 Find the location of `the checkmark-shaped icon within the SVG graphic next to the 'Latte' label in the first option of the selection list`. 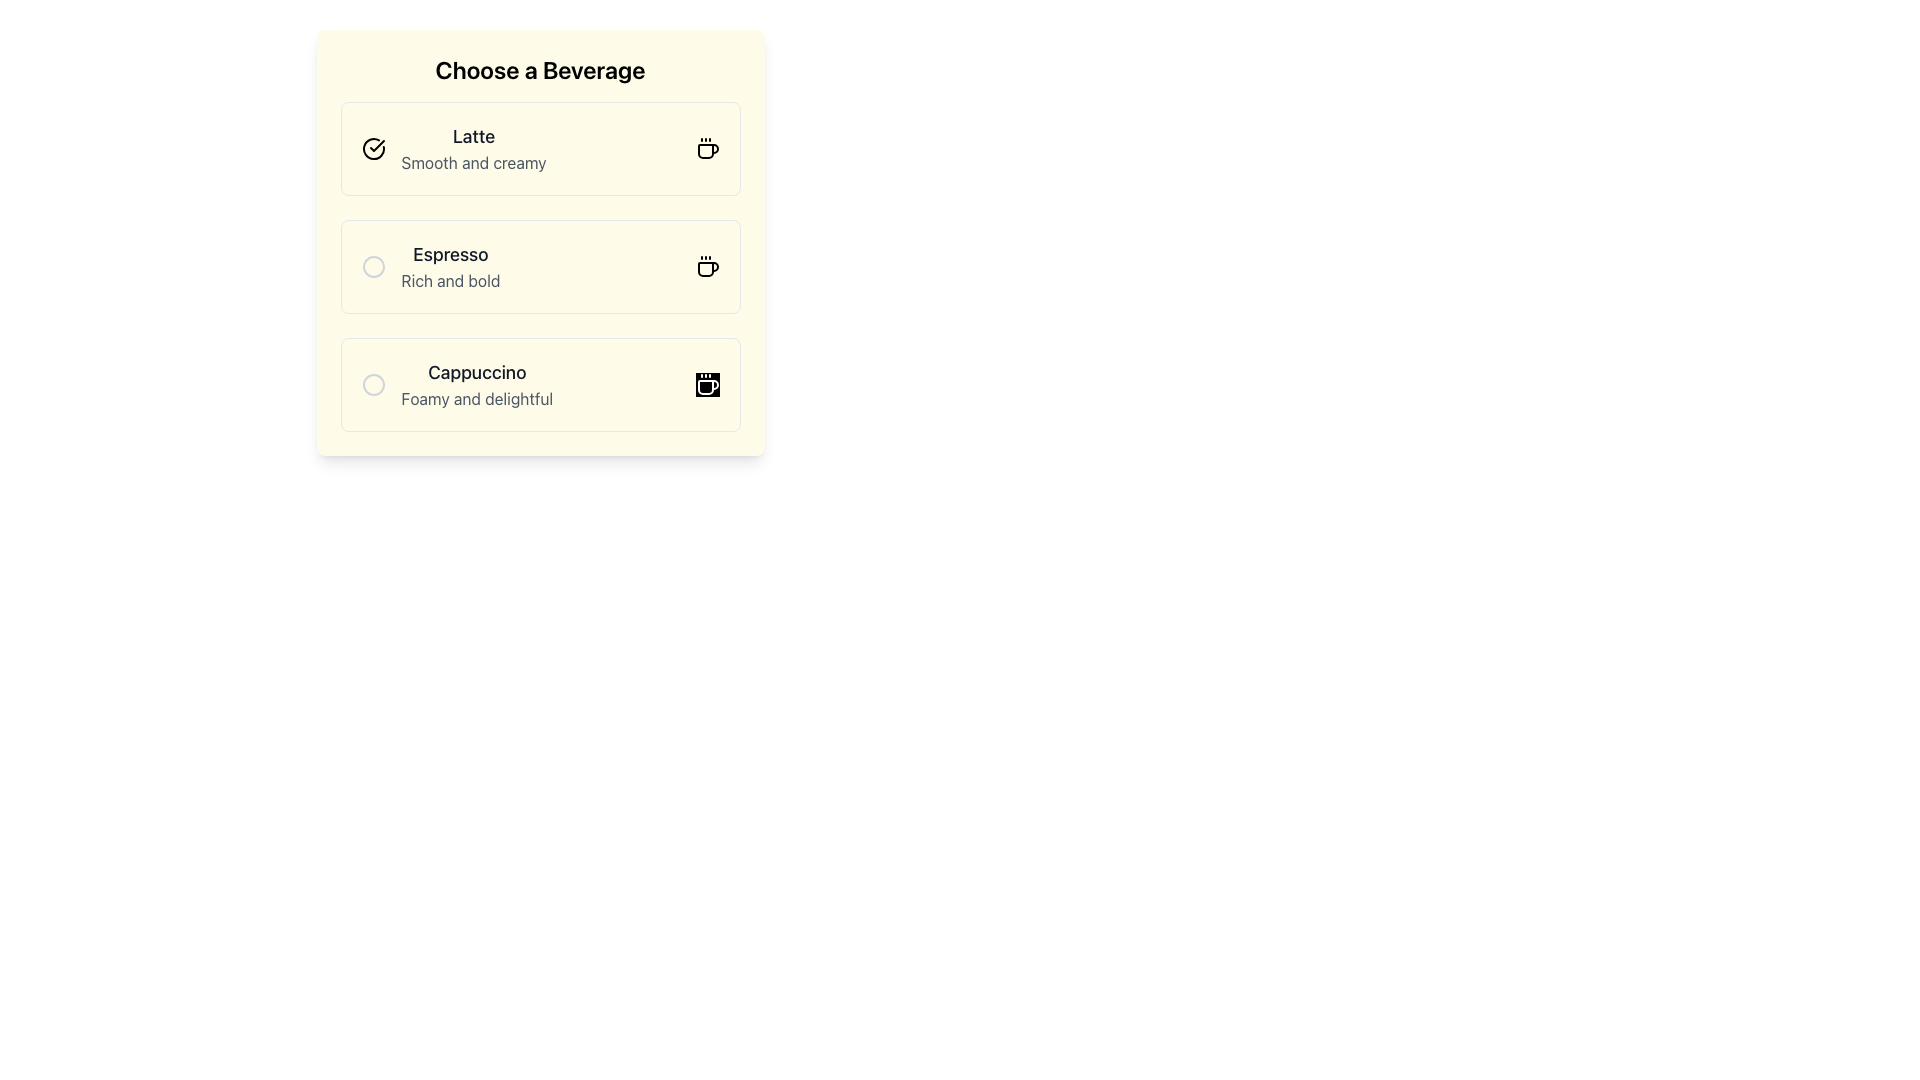

the checkmark-shaped icon within the SVG graphic next to the 'Latte' label in the first option of the selection list is located at coordinates (377, 145).